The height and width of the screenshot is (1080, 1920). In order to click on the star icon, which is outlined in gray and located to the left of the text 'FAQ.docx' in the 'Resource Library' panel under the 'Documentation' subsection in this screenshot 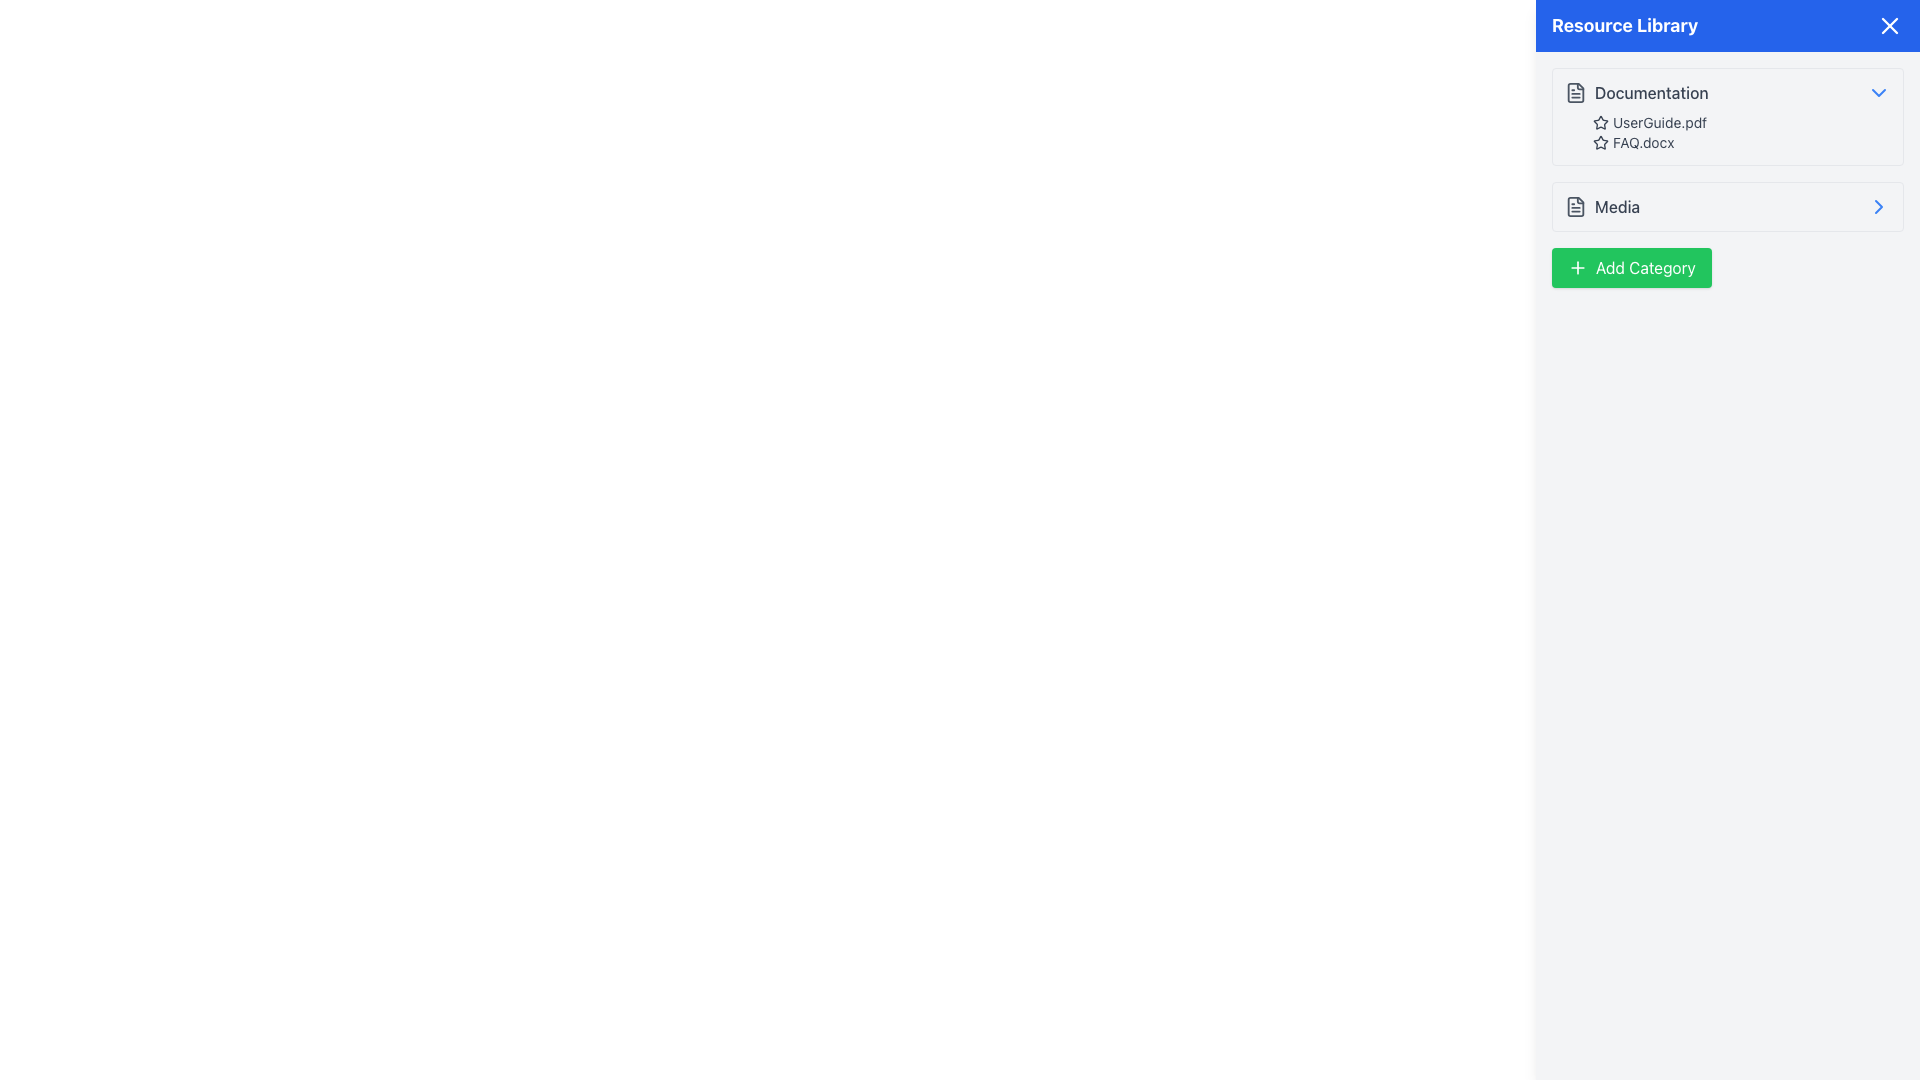, I will do `click(1601, 141)`.